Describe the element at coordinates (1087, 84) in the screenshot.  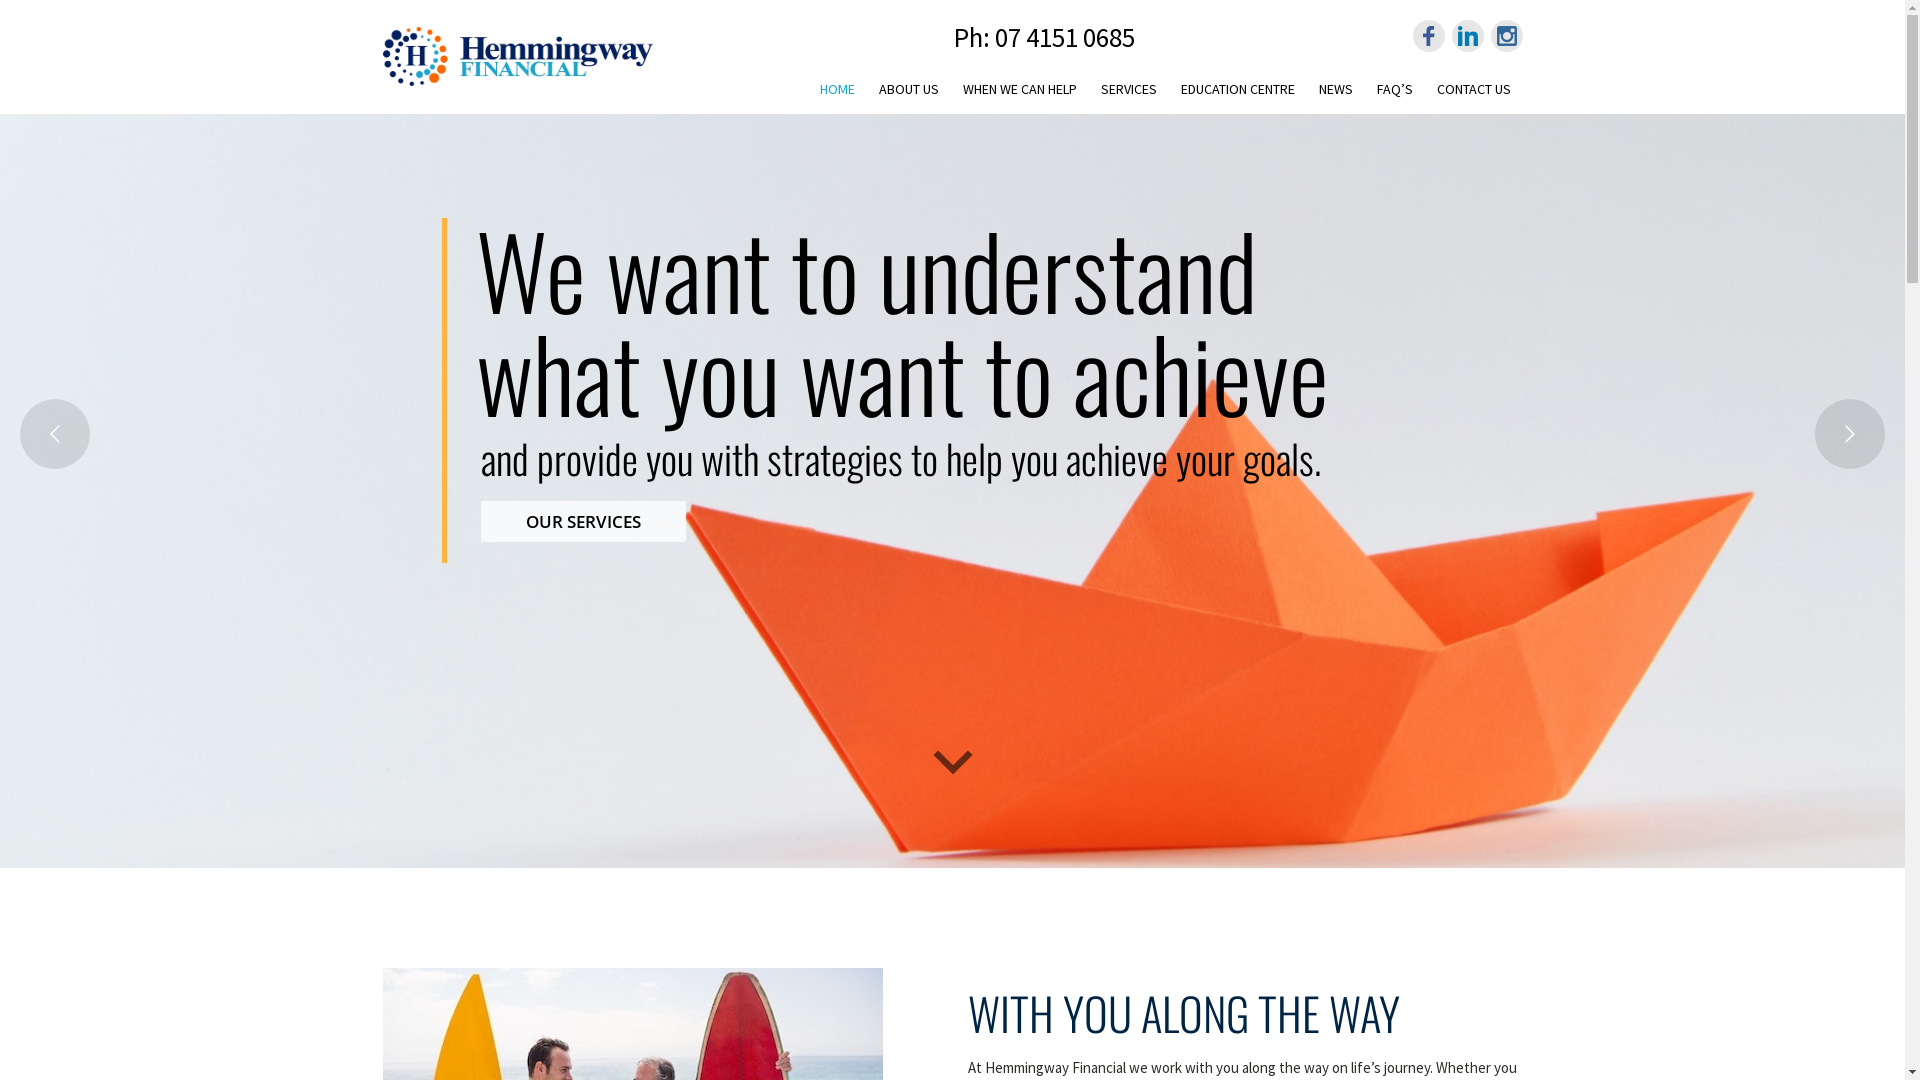
I see `'SERVICES'` at that location.